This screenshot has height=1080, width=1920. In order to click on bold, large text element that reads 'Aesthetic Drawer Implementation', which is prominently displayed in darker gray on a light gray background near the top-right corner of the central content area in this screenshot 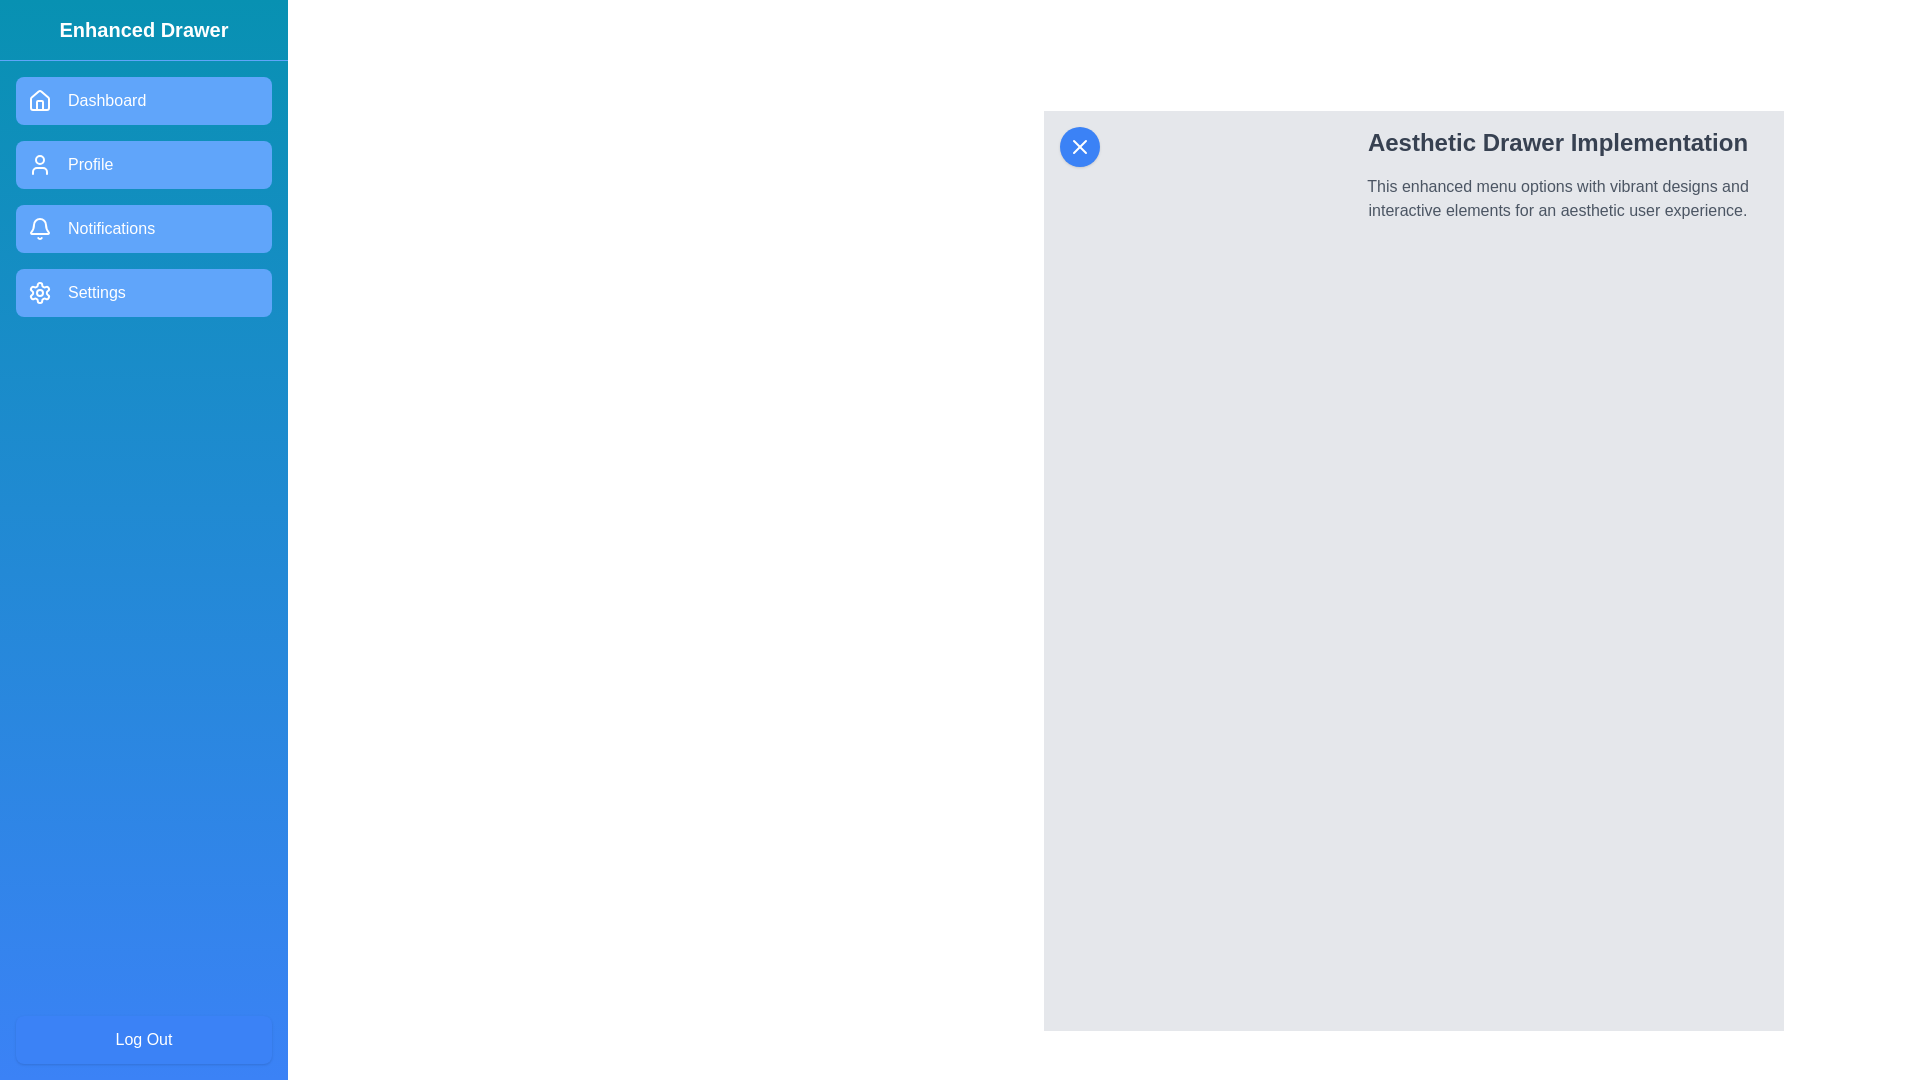, I will do `click(1557, 141)`.